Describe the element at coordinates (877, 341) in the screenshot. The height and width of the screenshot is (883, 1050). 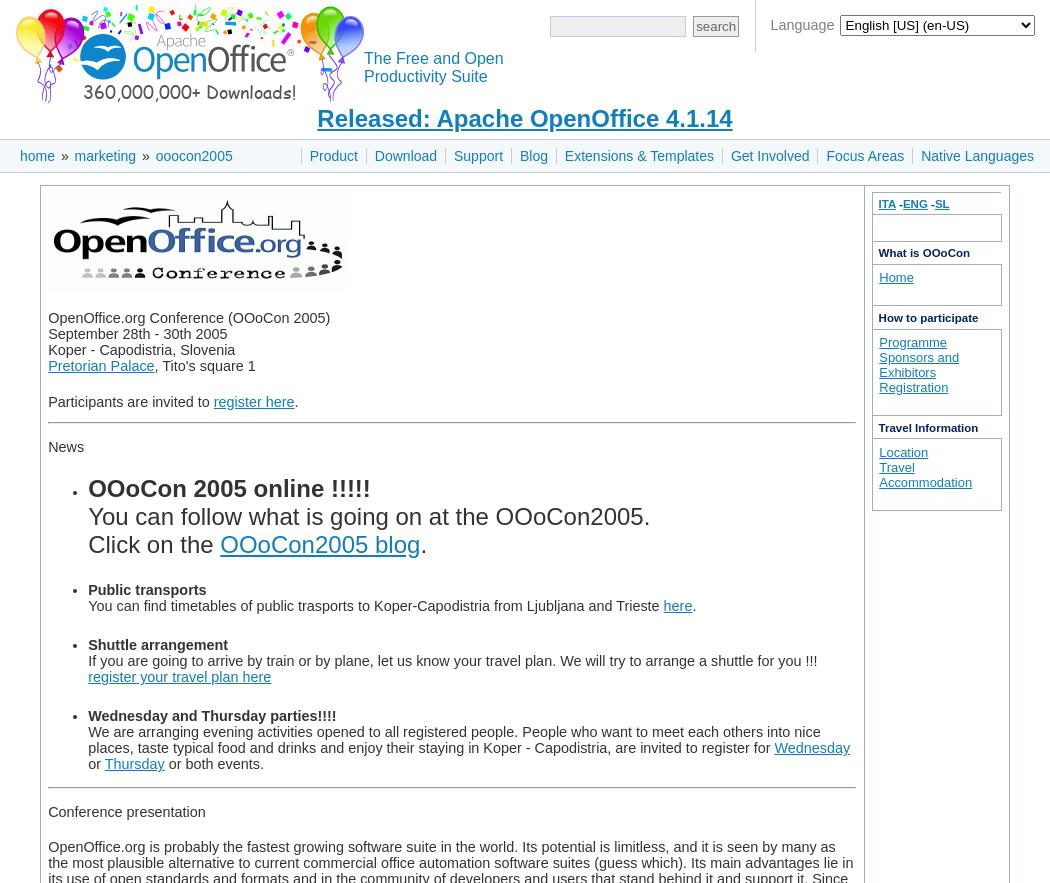
I see `'Programme'` at that location.